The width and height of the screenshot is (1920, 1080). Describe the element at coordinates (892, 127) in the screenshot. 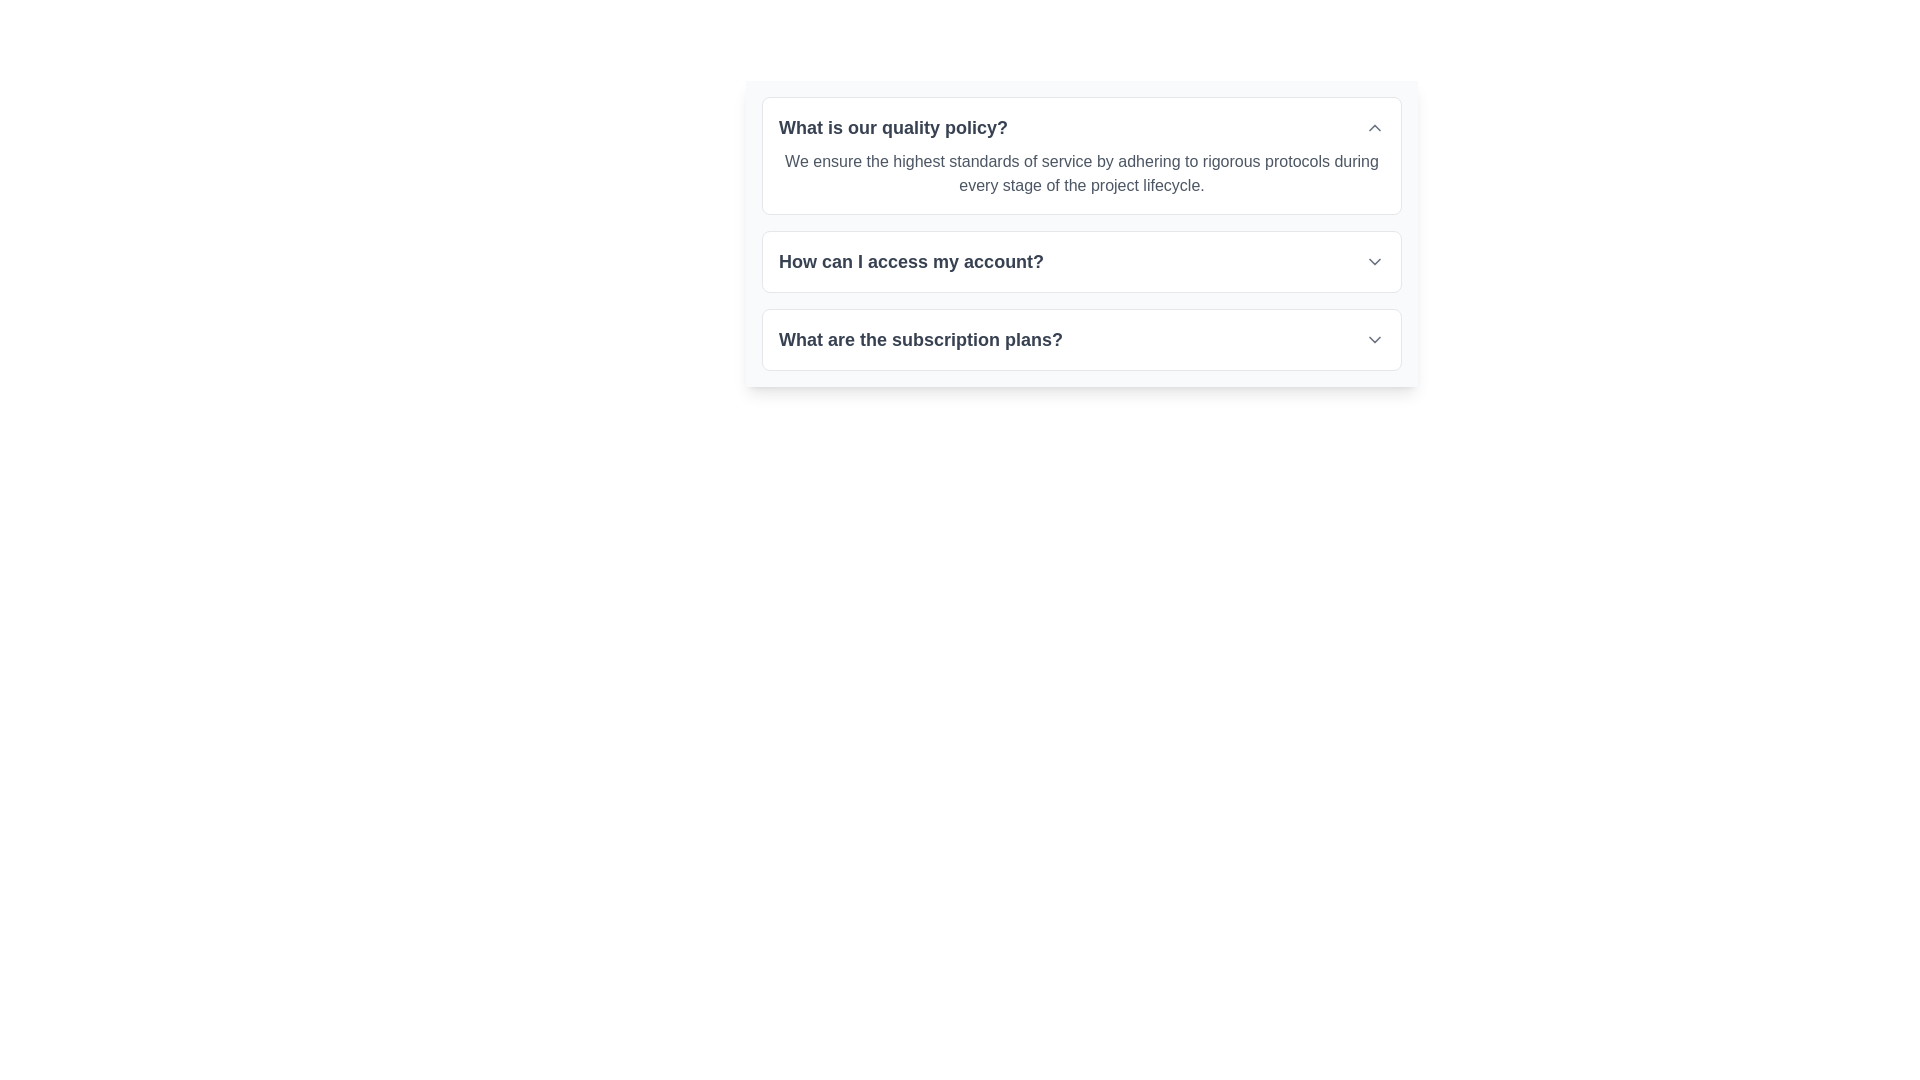

I see `the text header displaying the question 'What is our quality policy?' which is styled prominently and acts as an expandable section header` at that location.